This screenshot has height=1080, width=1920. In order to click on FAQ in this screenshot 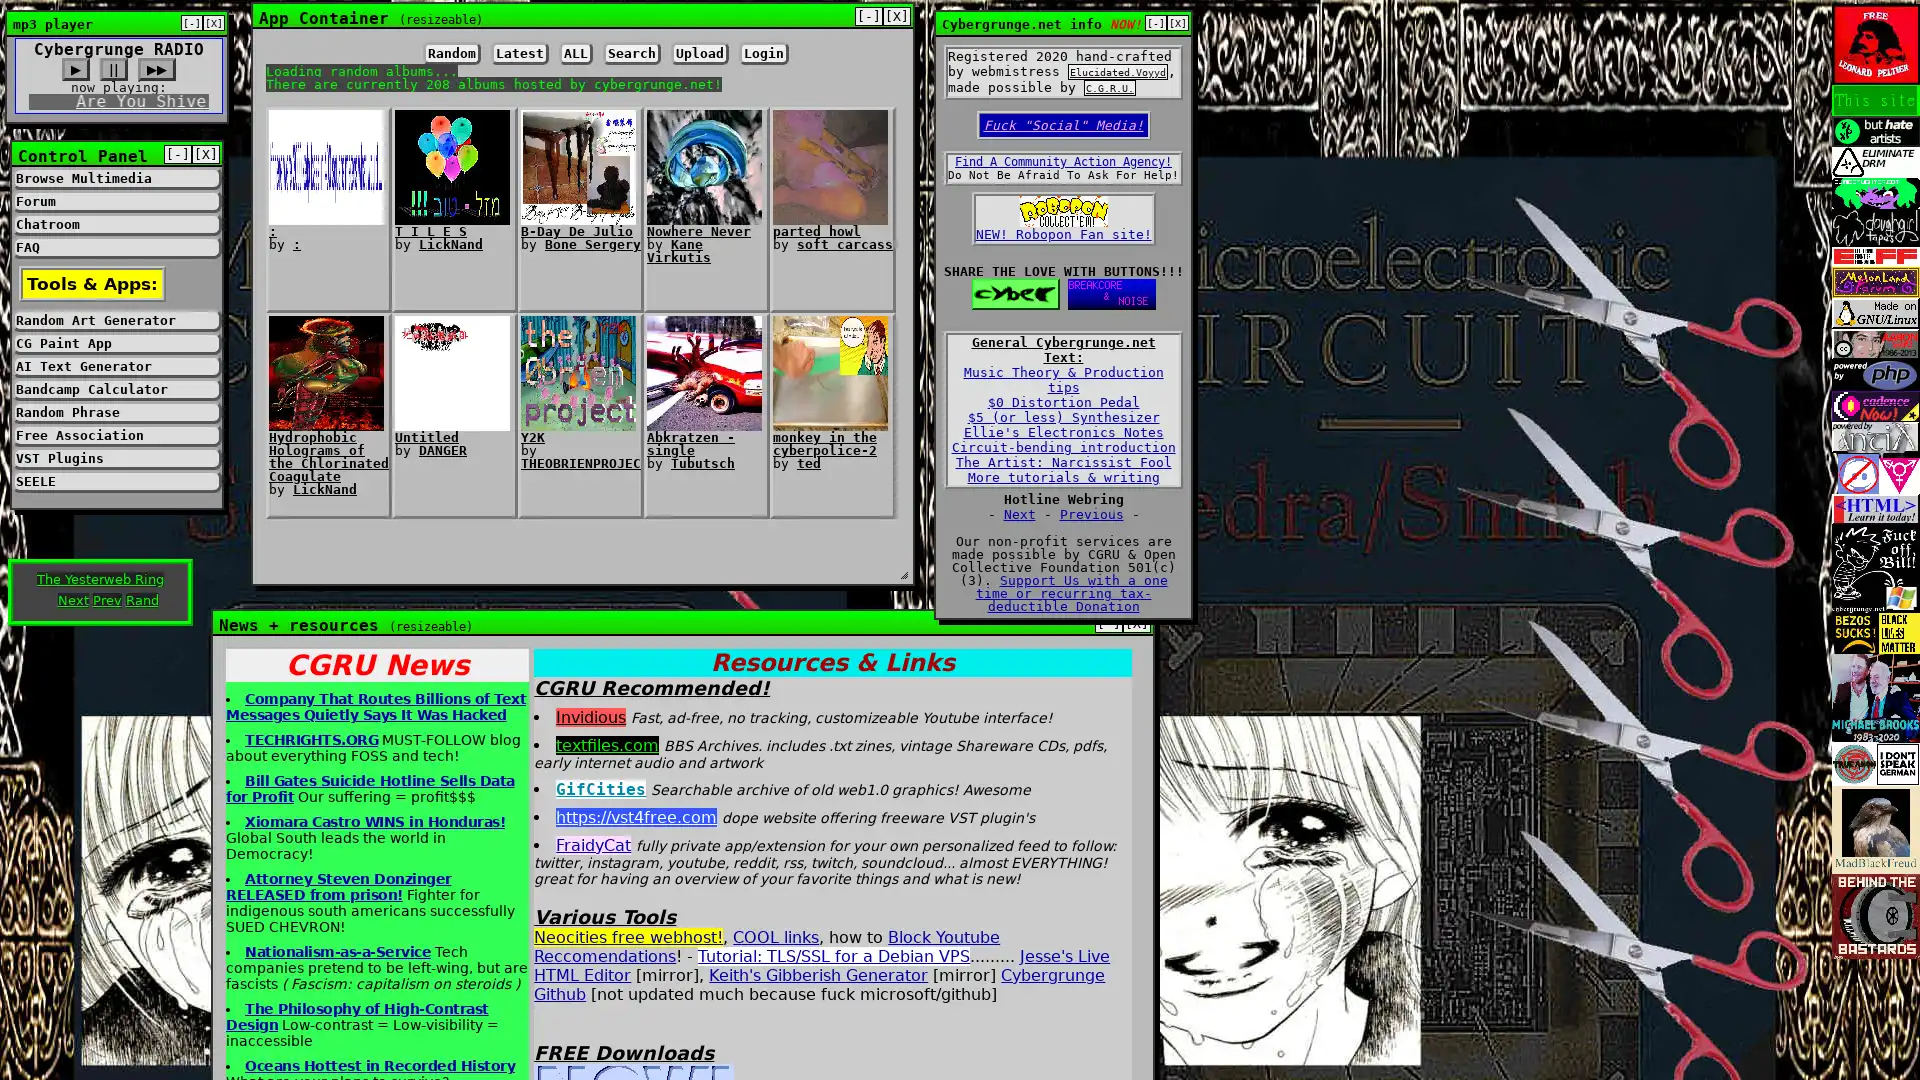, I will do `click(115, 246)`.